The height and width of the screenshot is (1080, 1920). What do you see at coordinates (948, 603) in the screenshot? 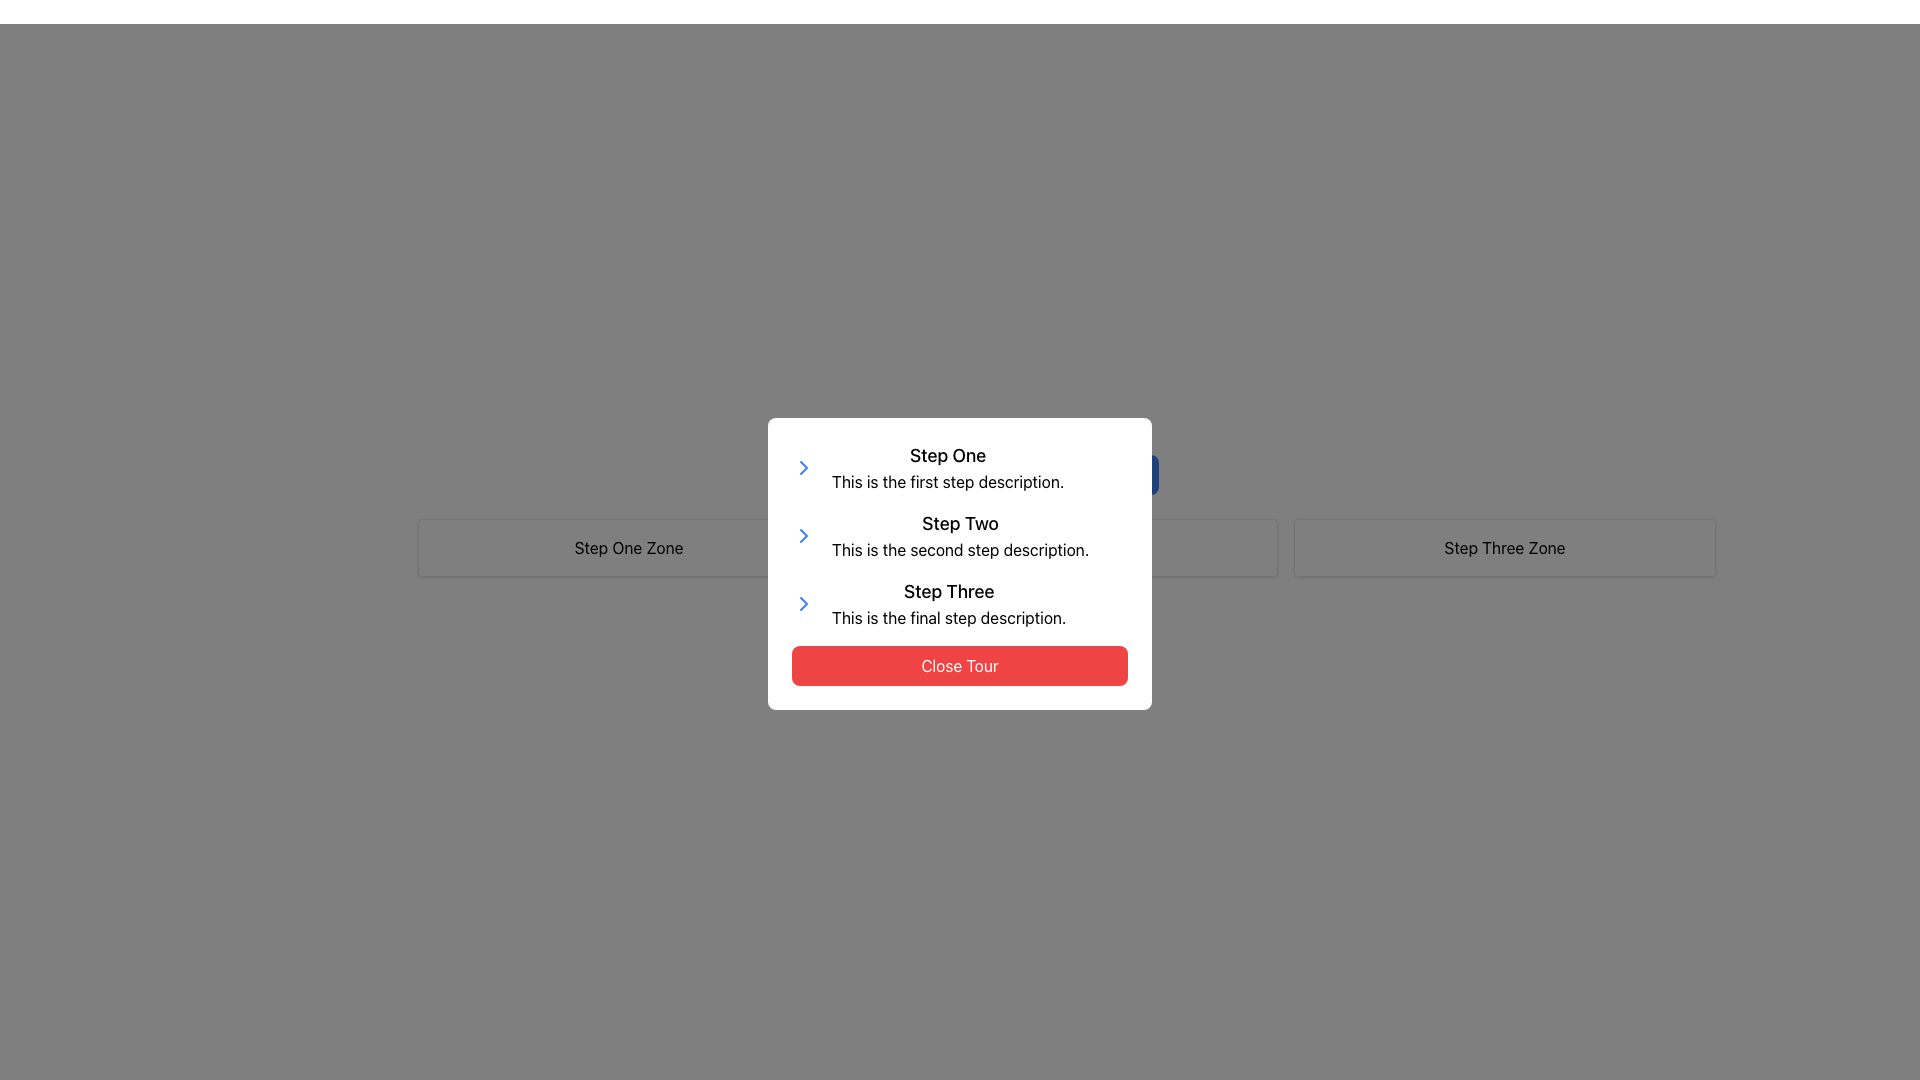
I see `the third text label in the tutorial guide steps displayed in the pop-up panel` at bounding box center [948, 603].